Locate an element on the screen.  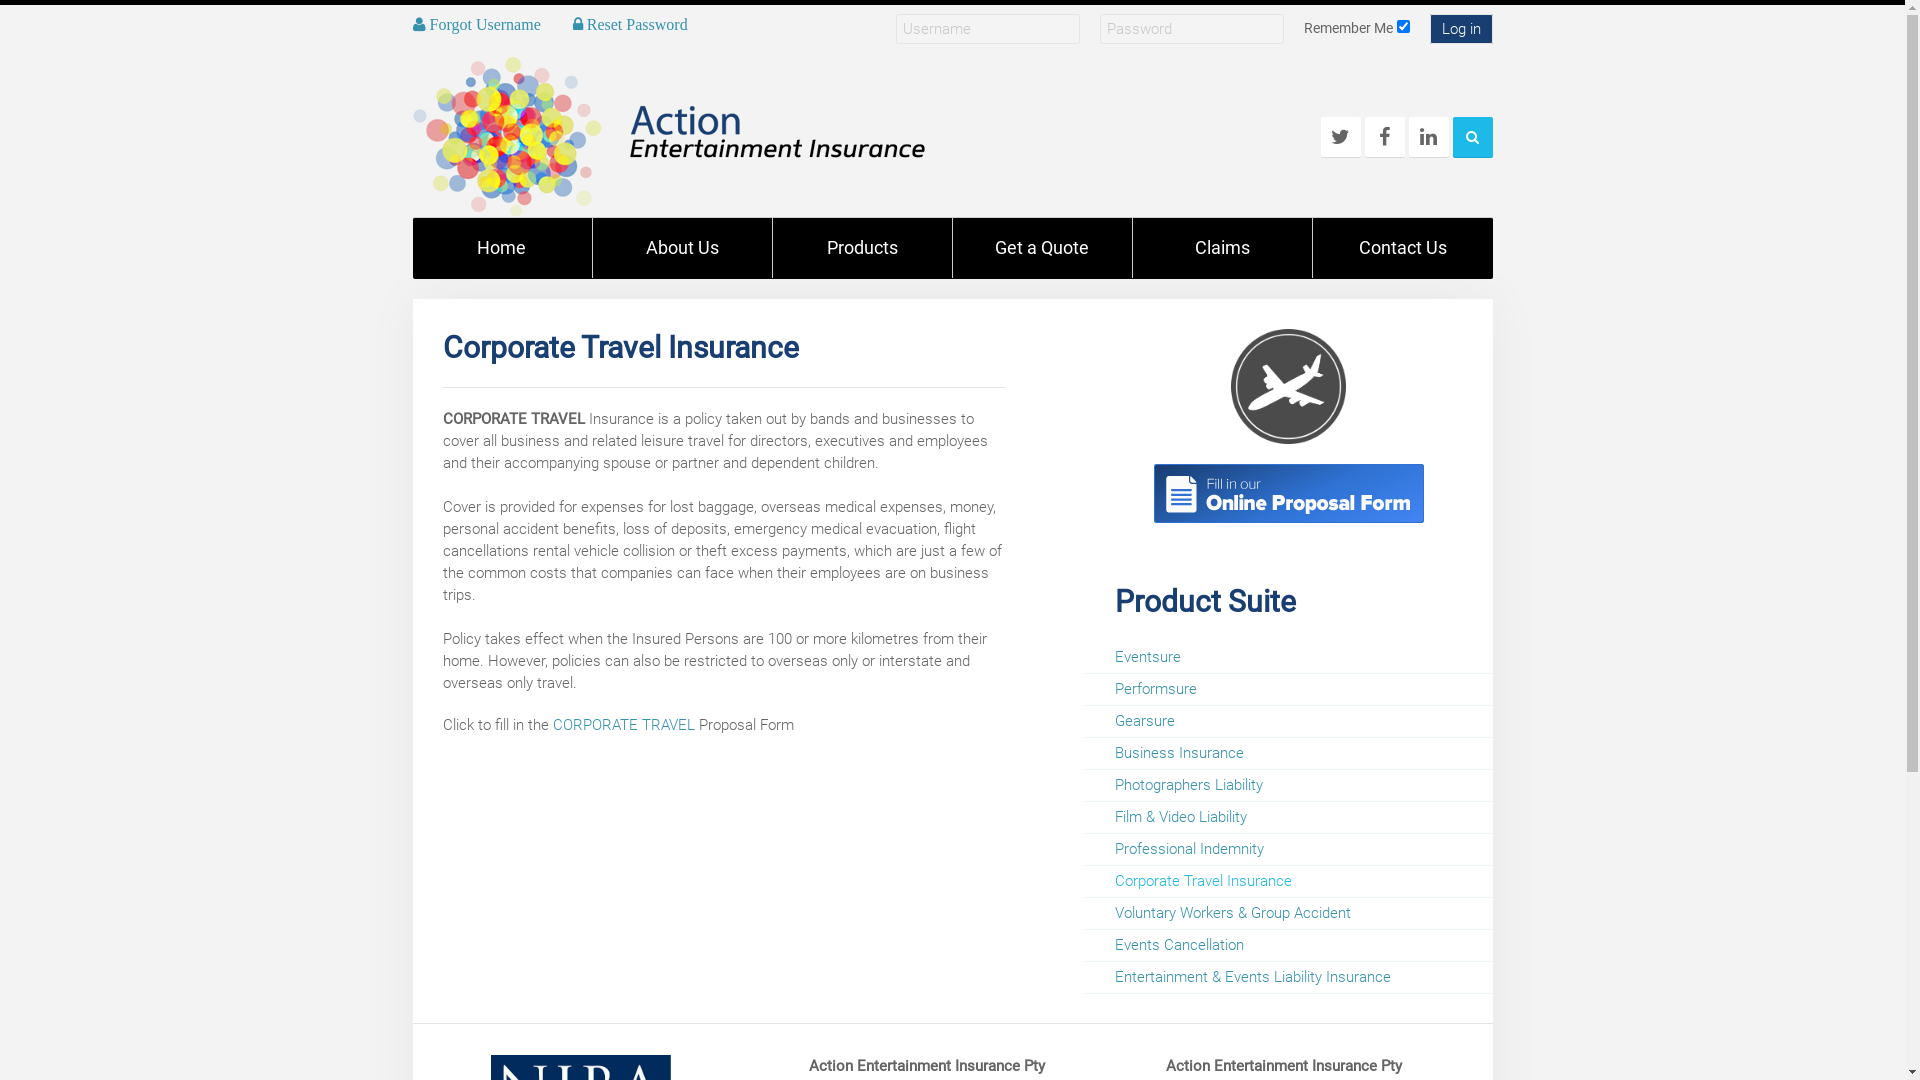
'Claims' is located at coordinates (1221, 246).